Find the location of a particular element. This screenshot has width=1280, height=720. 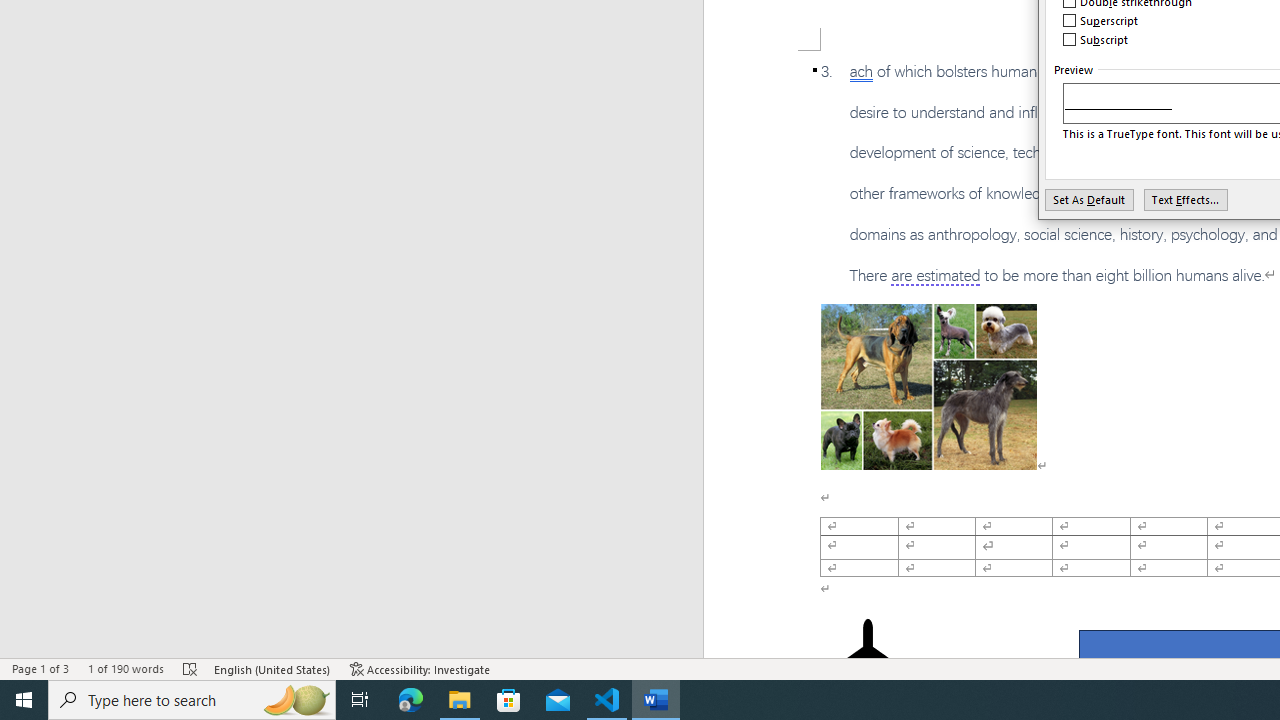

'Spelling and Grammar Check Errors' is located at coordinates (191, 669).